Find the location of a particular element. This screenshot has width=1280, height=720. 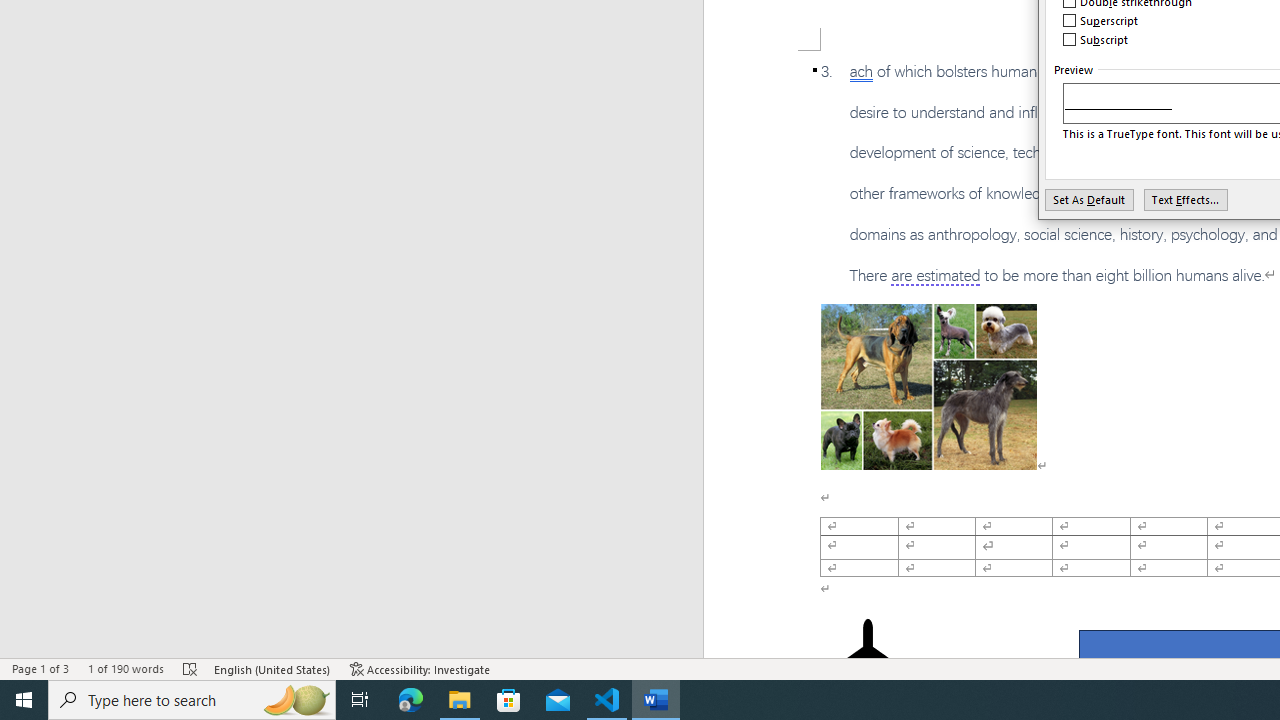

'Spelling and Grammar Check Errors' is located at coordinates (191, 669).